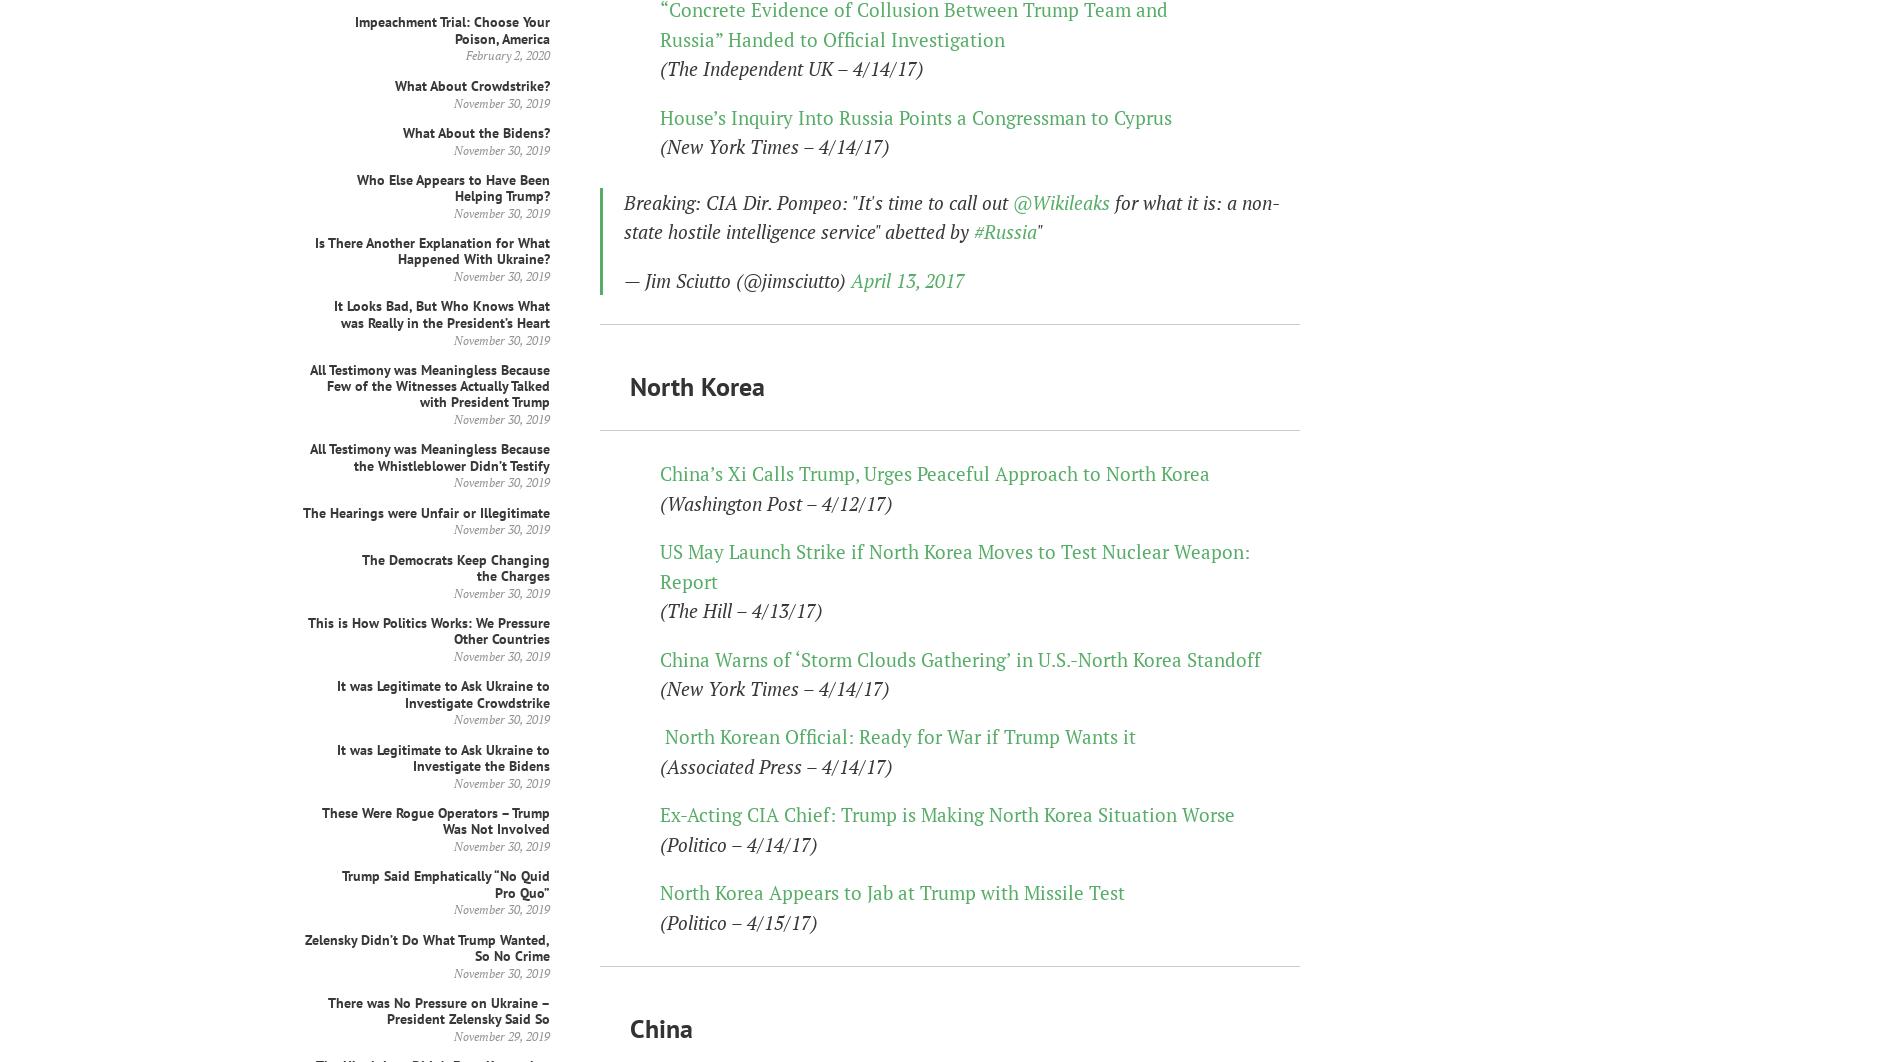  I want to click on 'This is How Politics Works: We Pressure Other Countries', so click(428, 630).